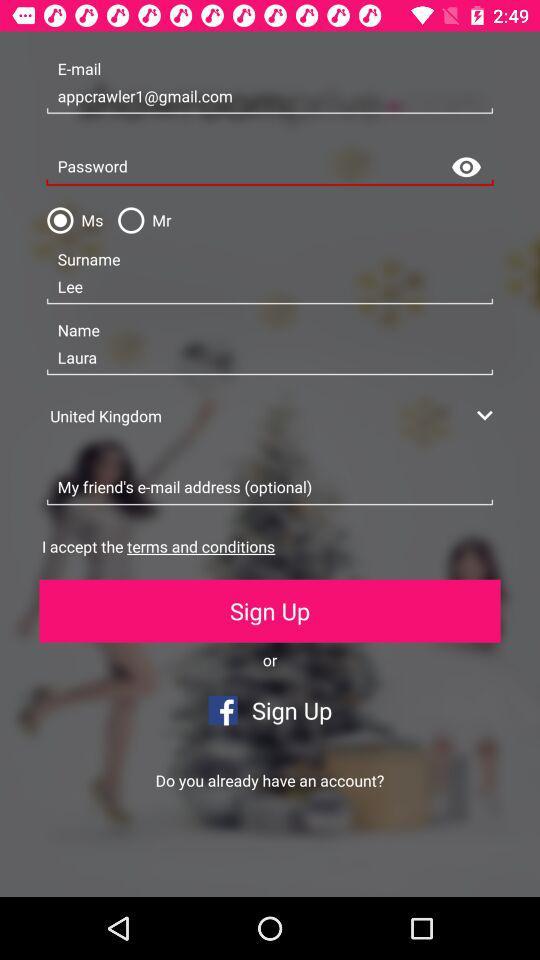  What do you see at coordinates (270, 166) in the screenshot?
I see `password enter option` at bounding box center [270, 166].